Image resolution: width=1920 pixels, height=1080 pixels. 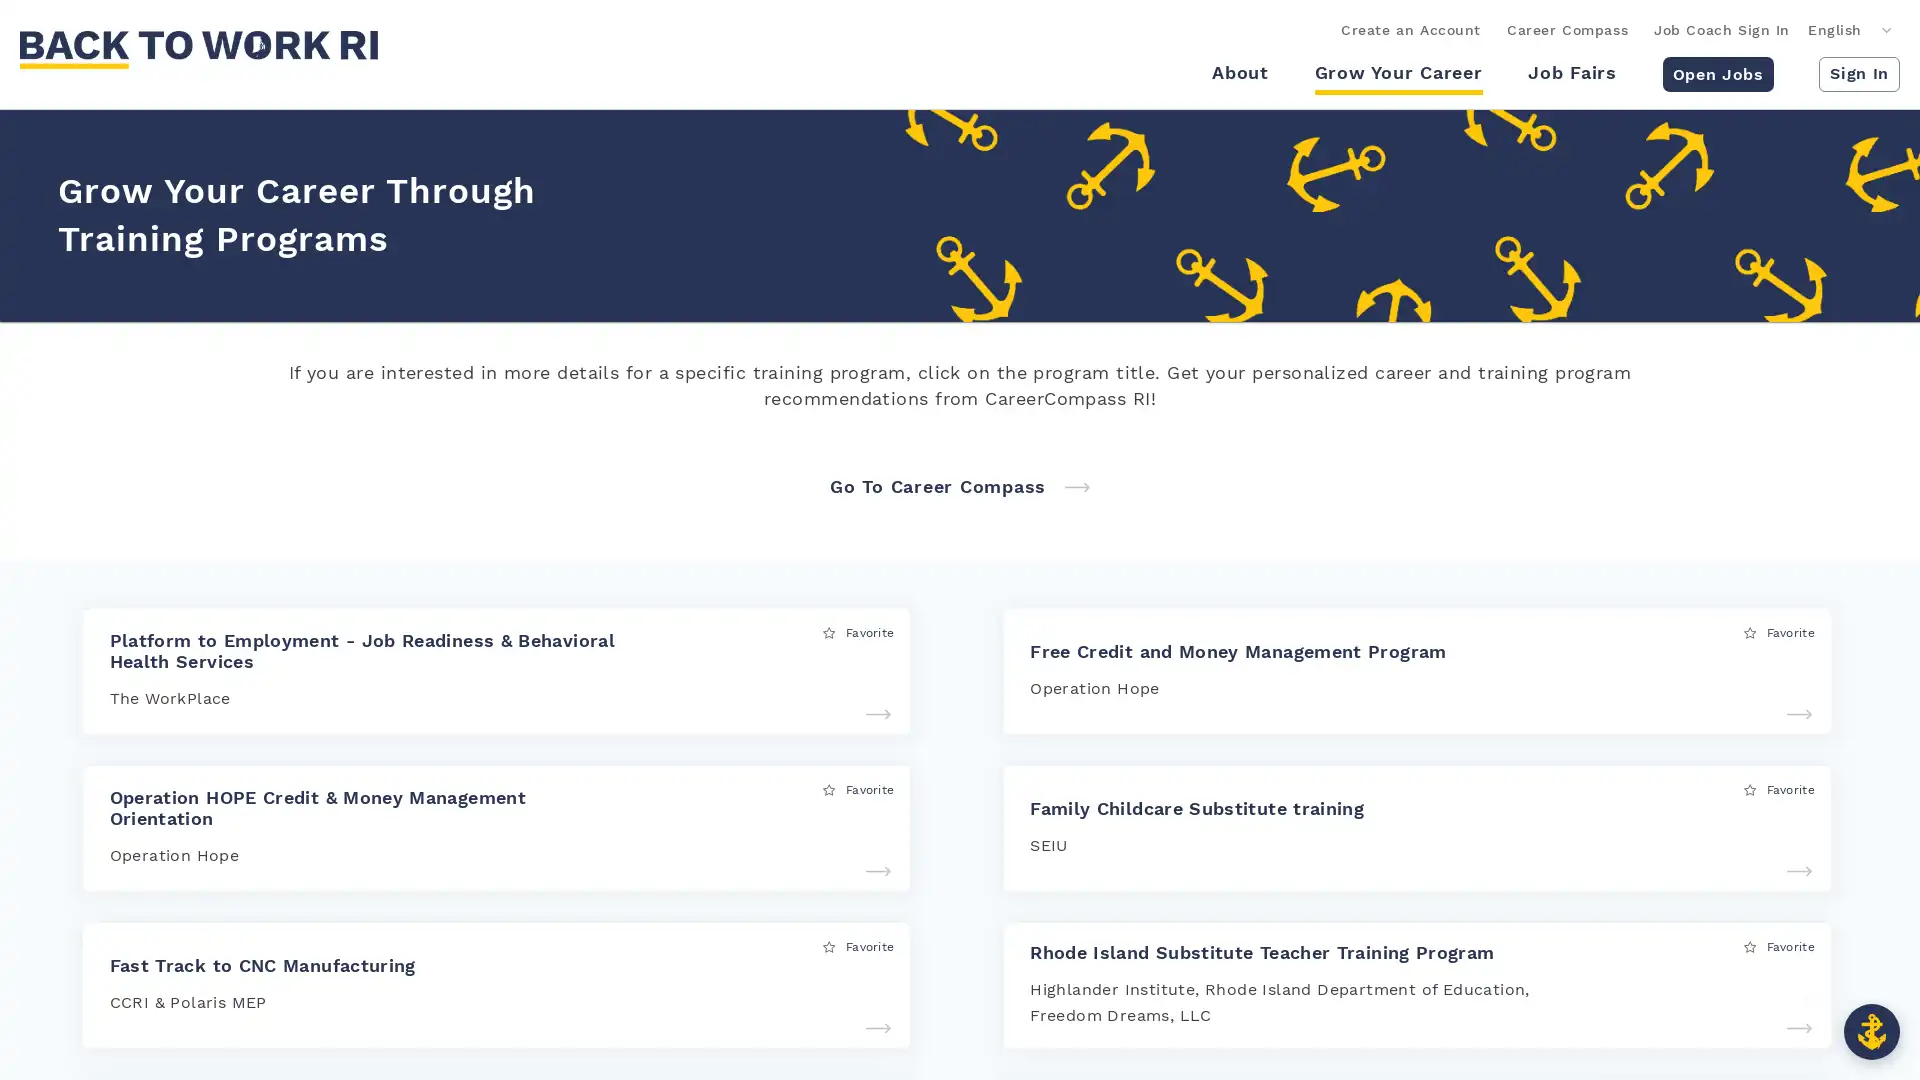 What do you see at coordinates (1779, 788) in the screenshot?
I see `not favorite Favorite` at bounding box center [1779, 788].